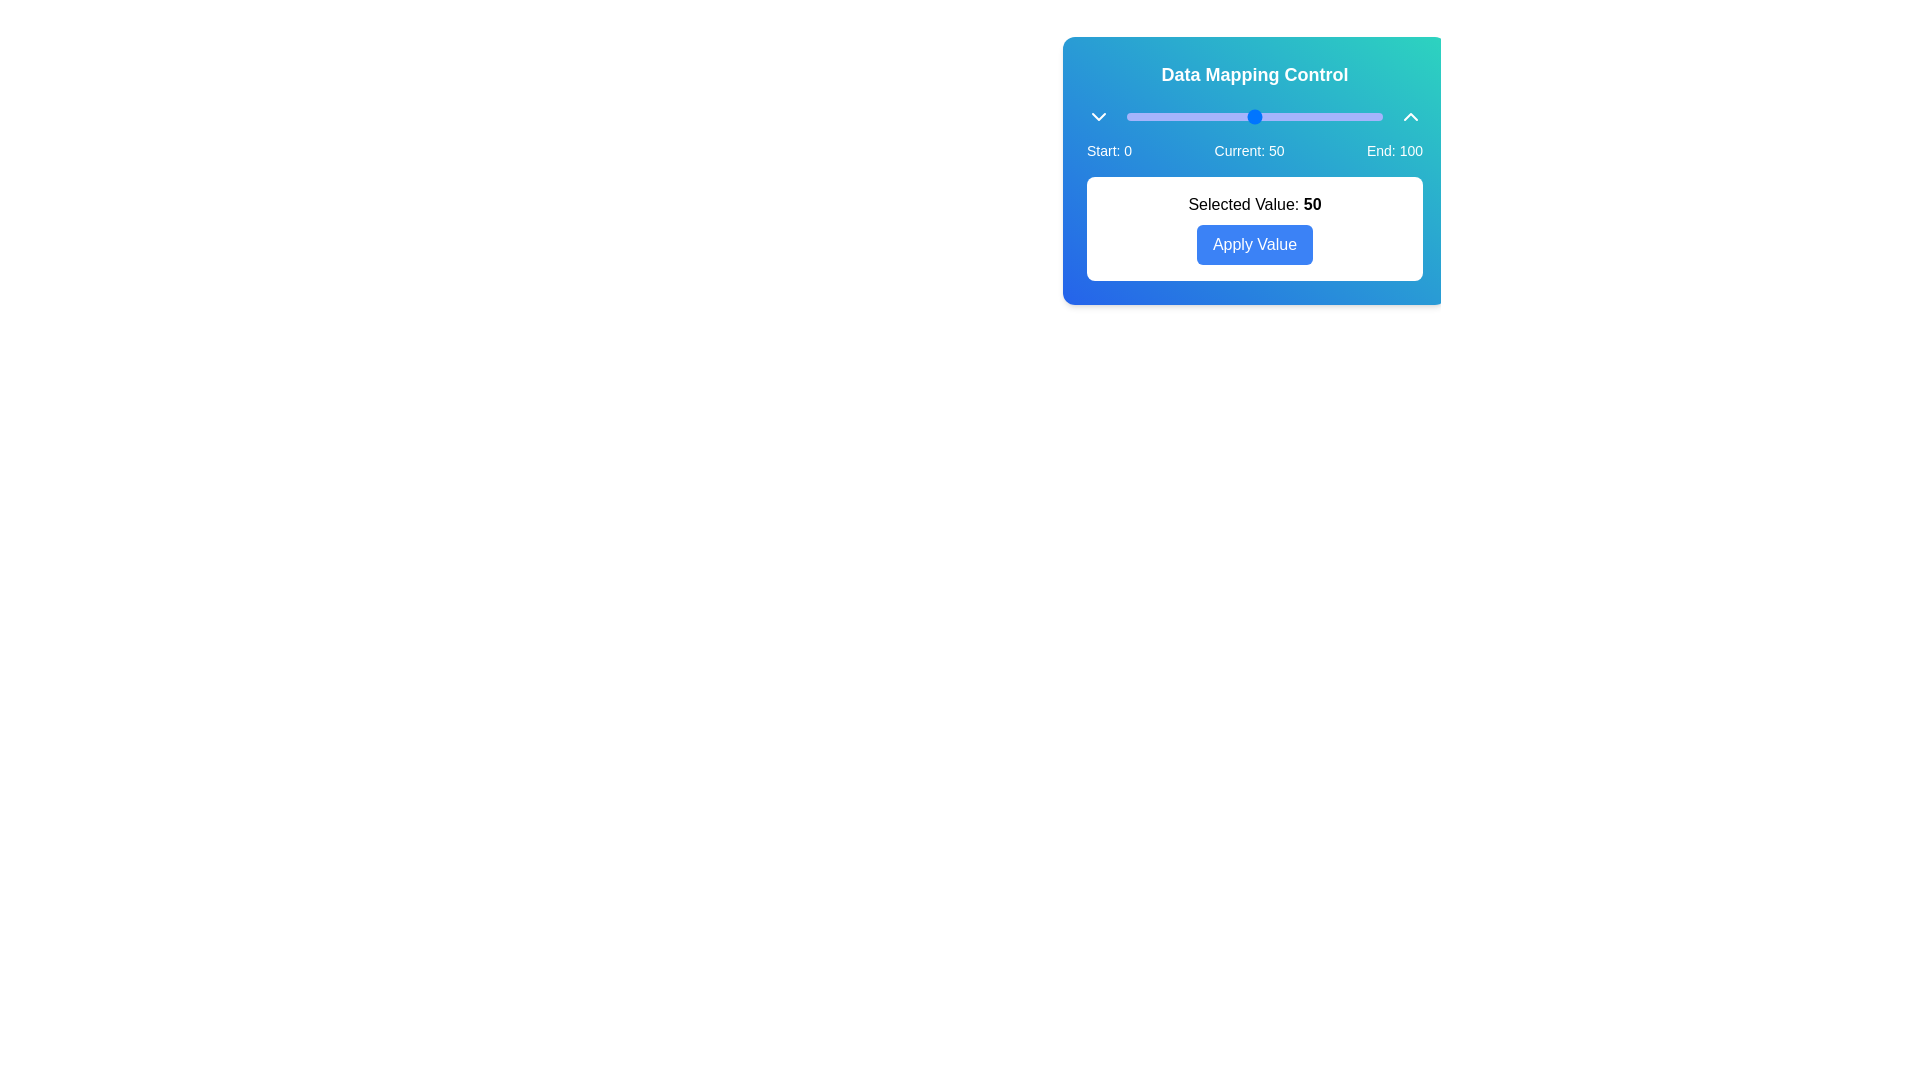 The height and width of the screenshot is (1080, 1920). What do you see at coordinates (1218, 112) in the screenshot?
I see `slider value` at bounding box center [1218, 112].